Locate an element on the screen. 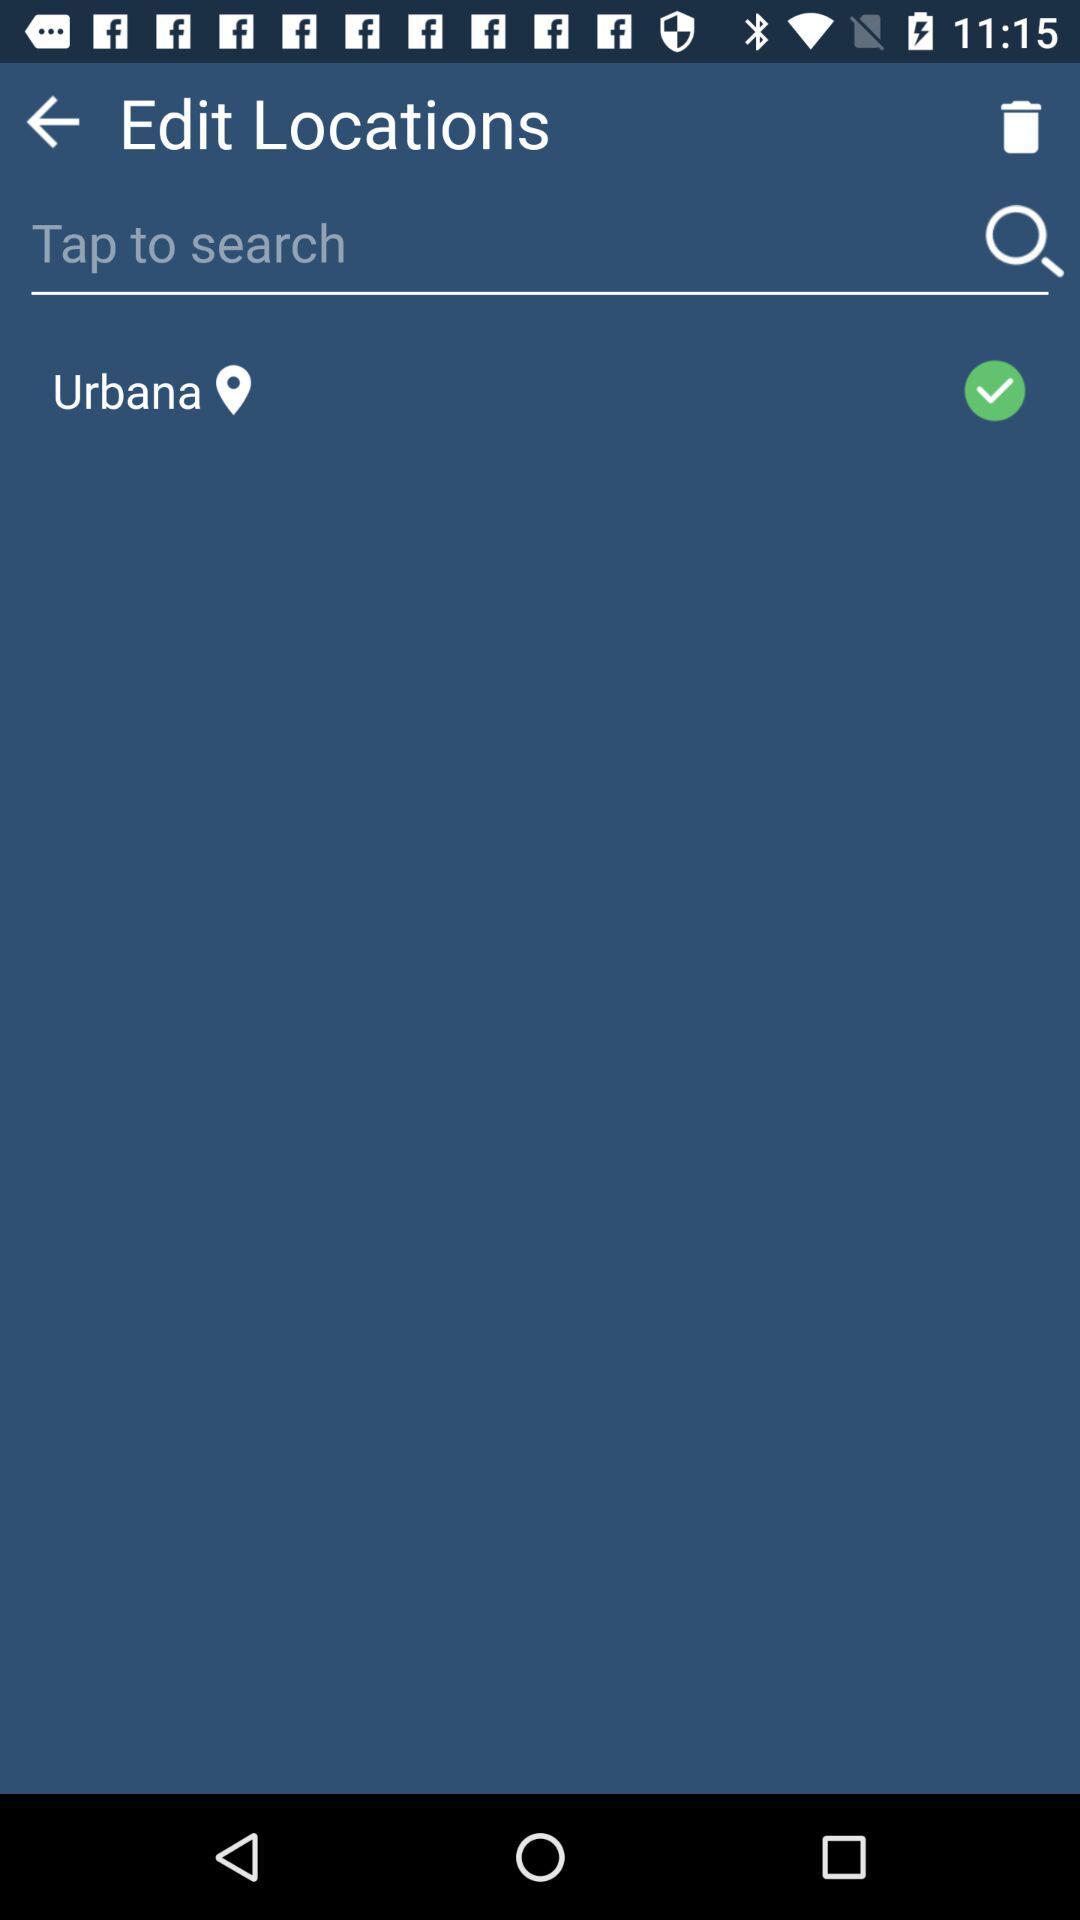 The image size is (1080, 1920). the search icon is located at coordinates (1024, 240).